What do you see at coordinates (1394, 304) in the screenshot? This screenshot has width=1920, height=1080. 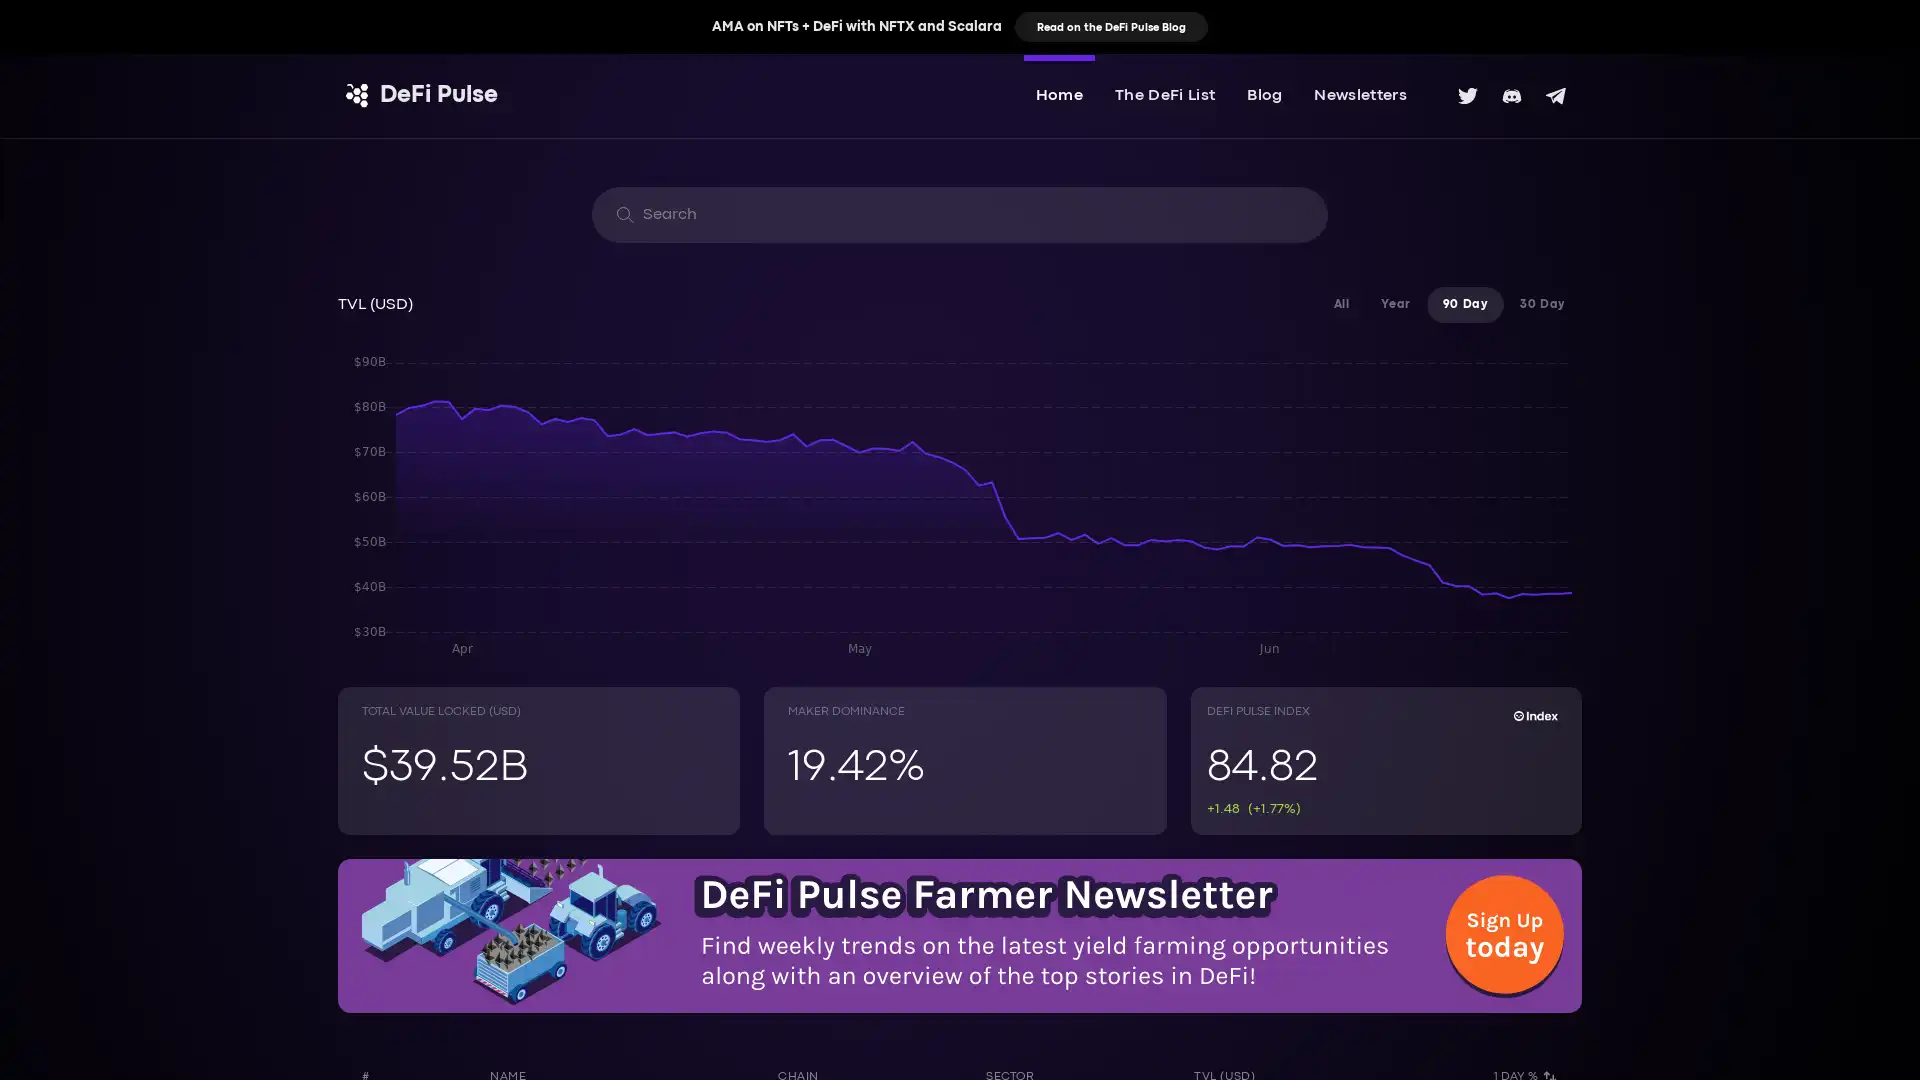 I see `Year` at bounding box center [1394, 304].